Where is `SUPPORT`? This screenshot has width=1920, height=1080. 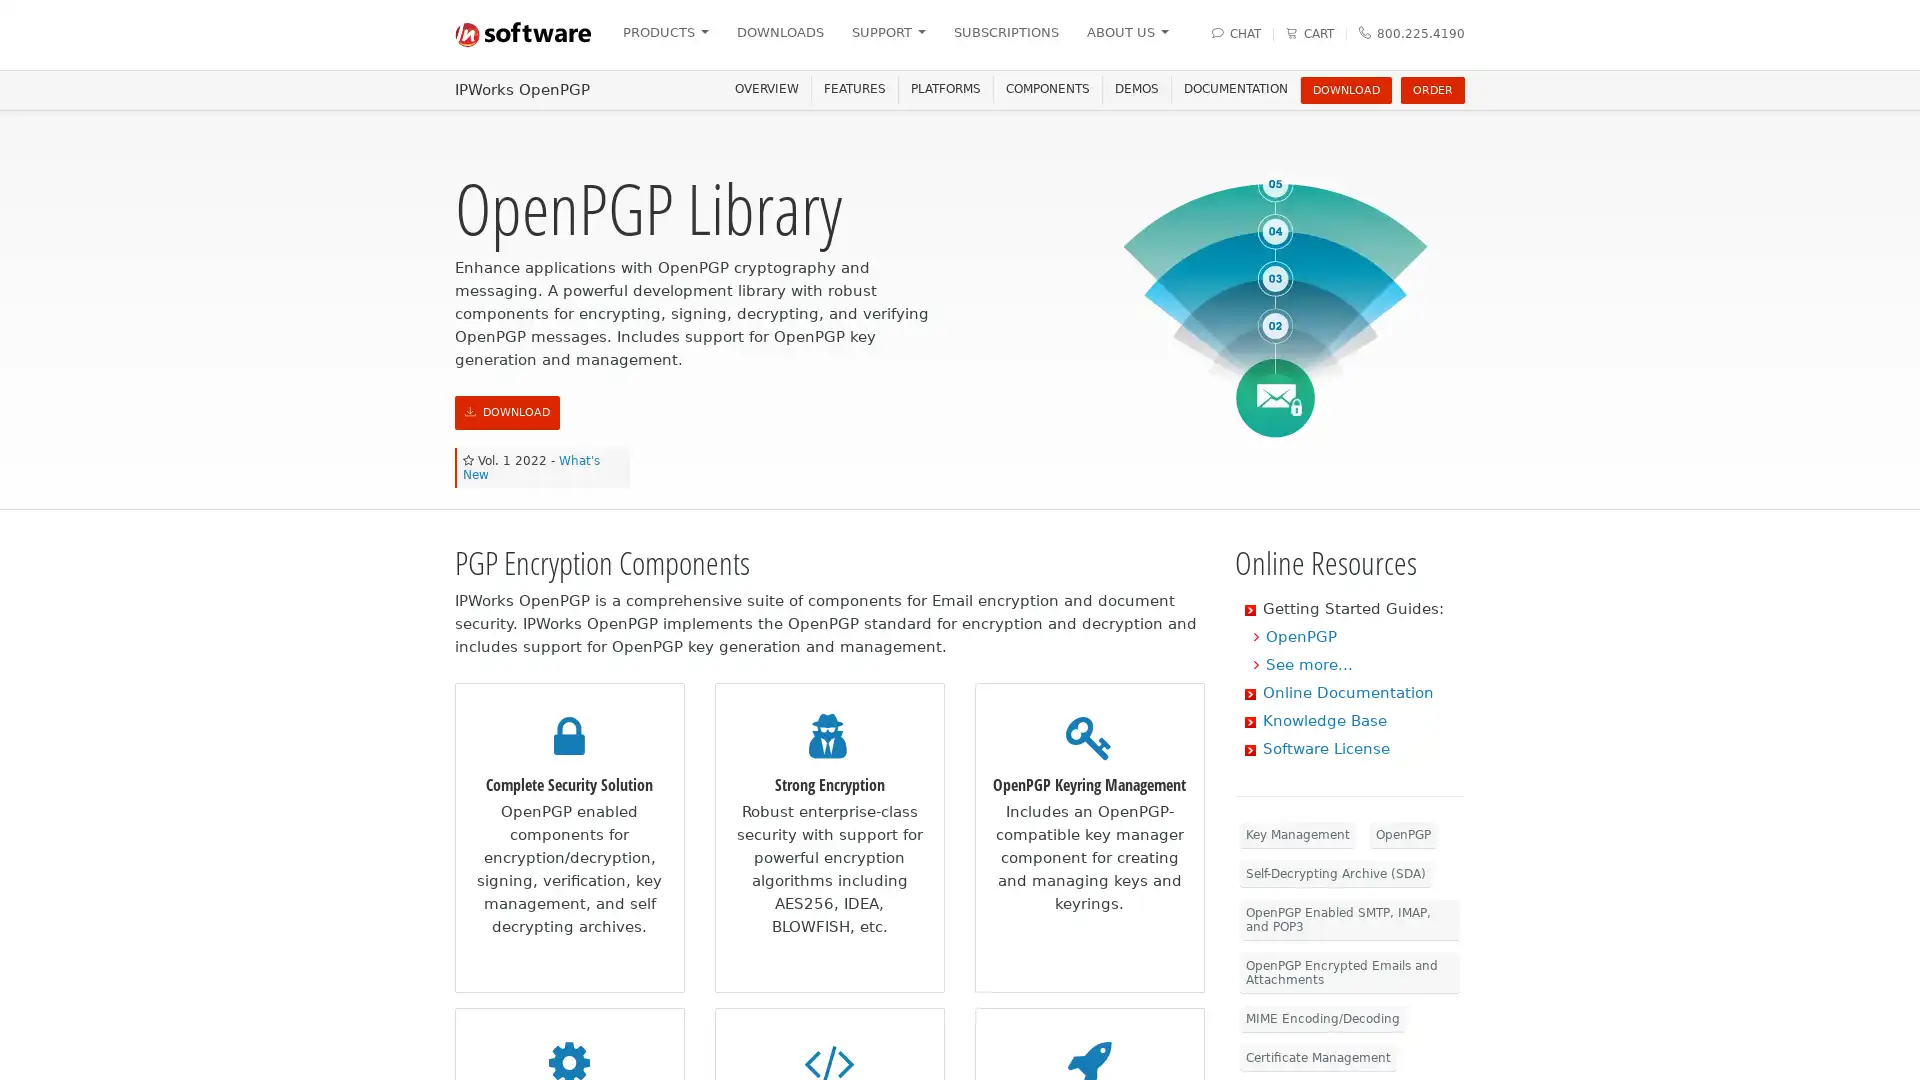
SUPPORT is located at coordinates (887, 32).